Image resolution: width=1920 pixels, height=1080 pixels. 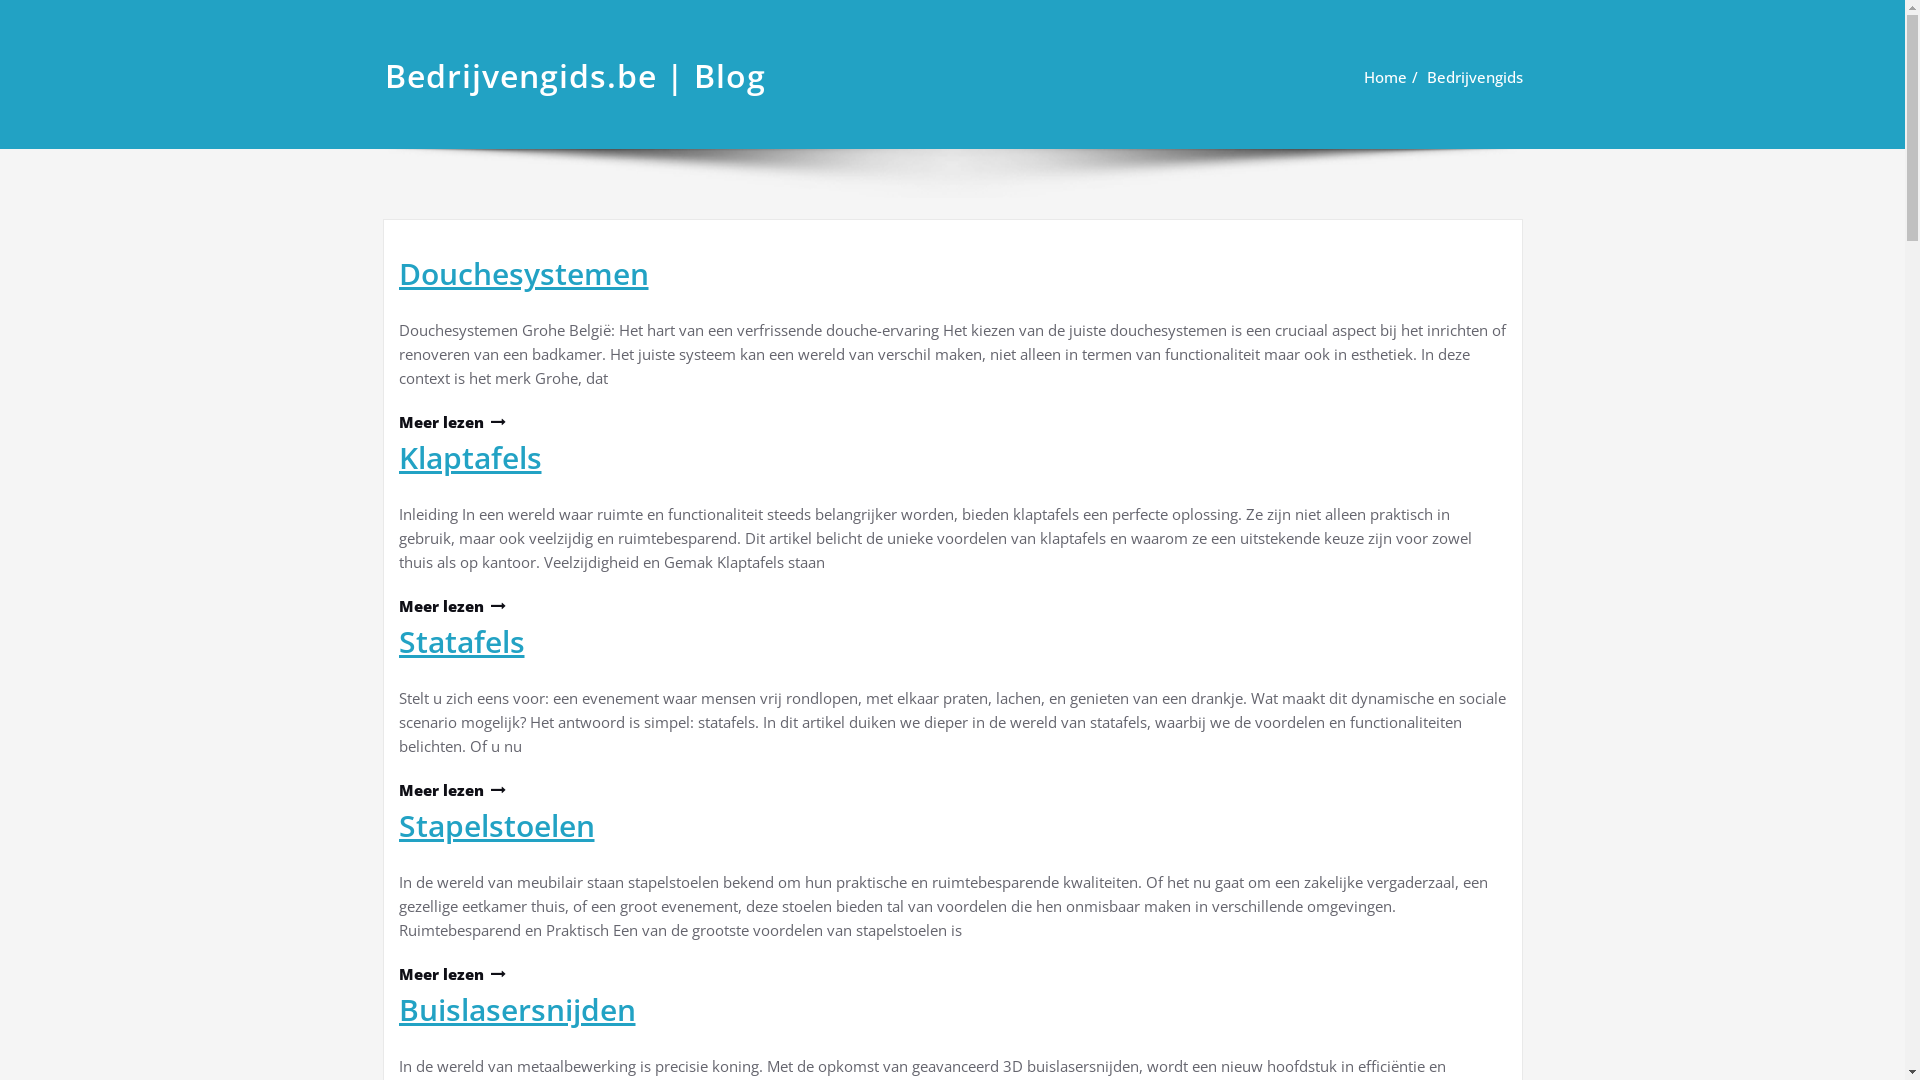 I want to click on 'Bedrijvengids', so click(x=1473, y=76).